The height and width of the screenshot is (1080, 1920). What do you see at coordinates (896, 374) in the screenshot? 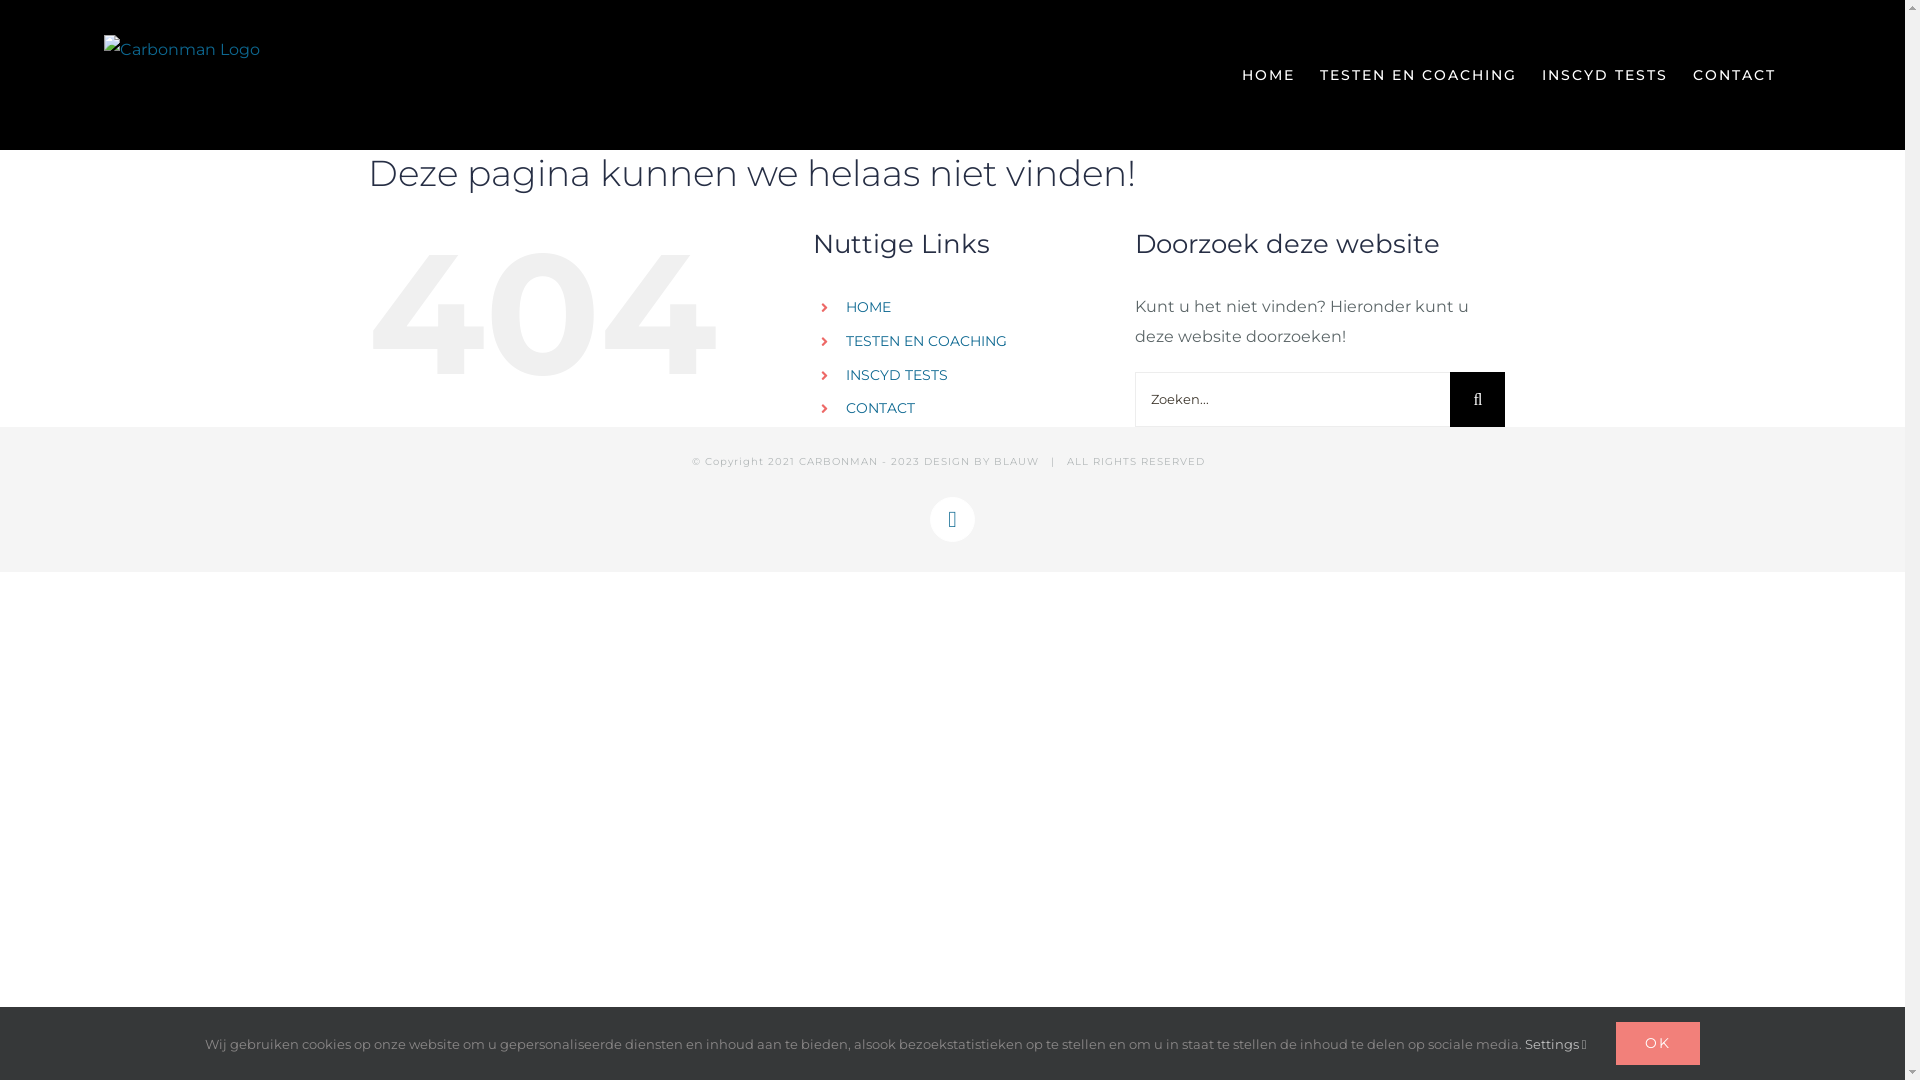
I see `'INSCYD TESTS'` at bounding box center [896, 374].